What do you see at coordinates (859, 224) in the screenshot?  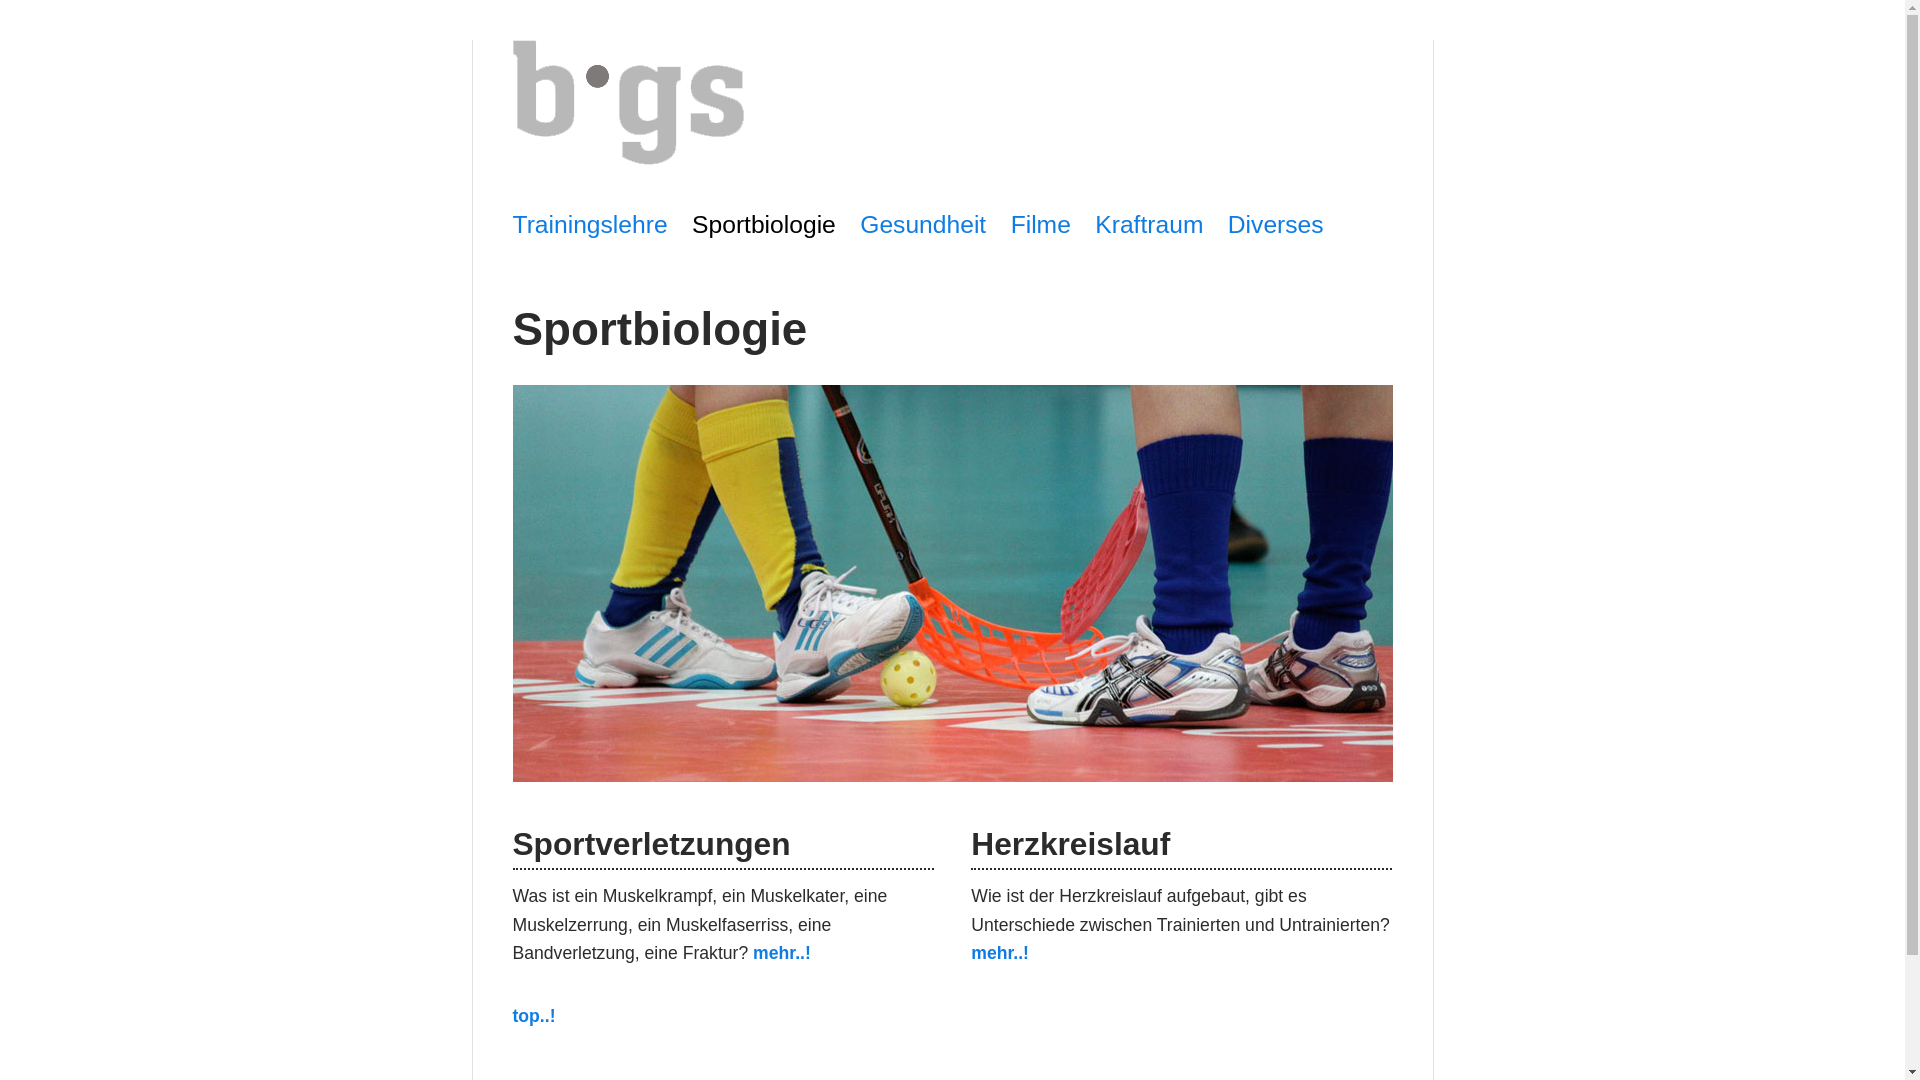 I see `'Gesundheit'` at bounding box center [859, 224].